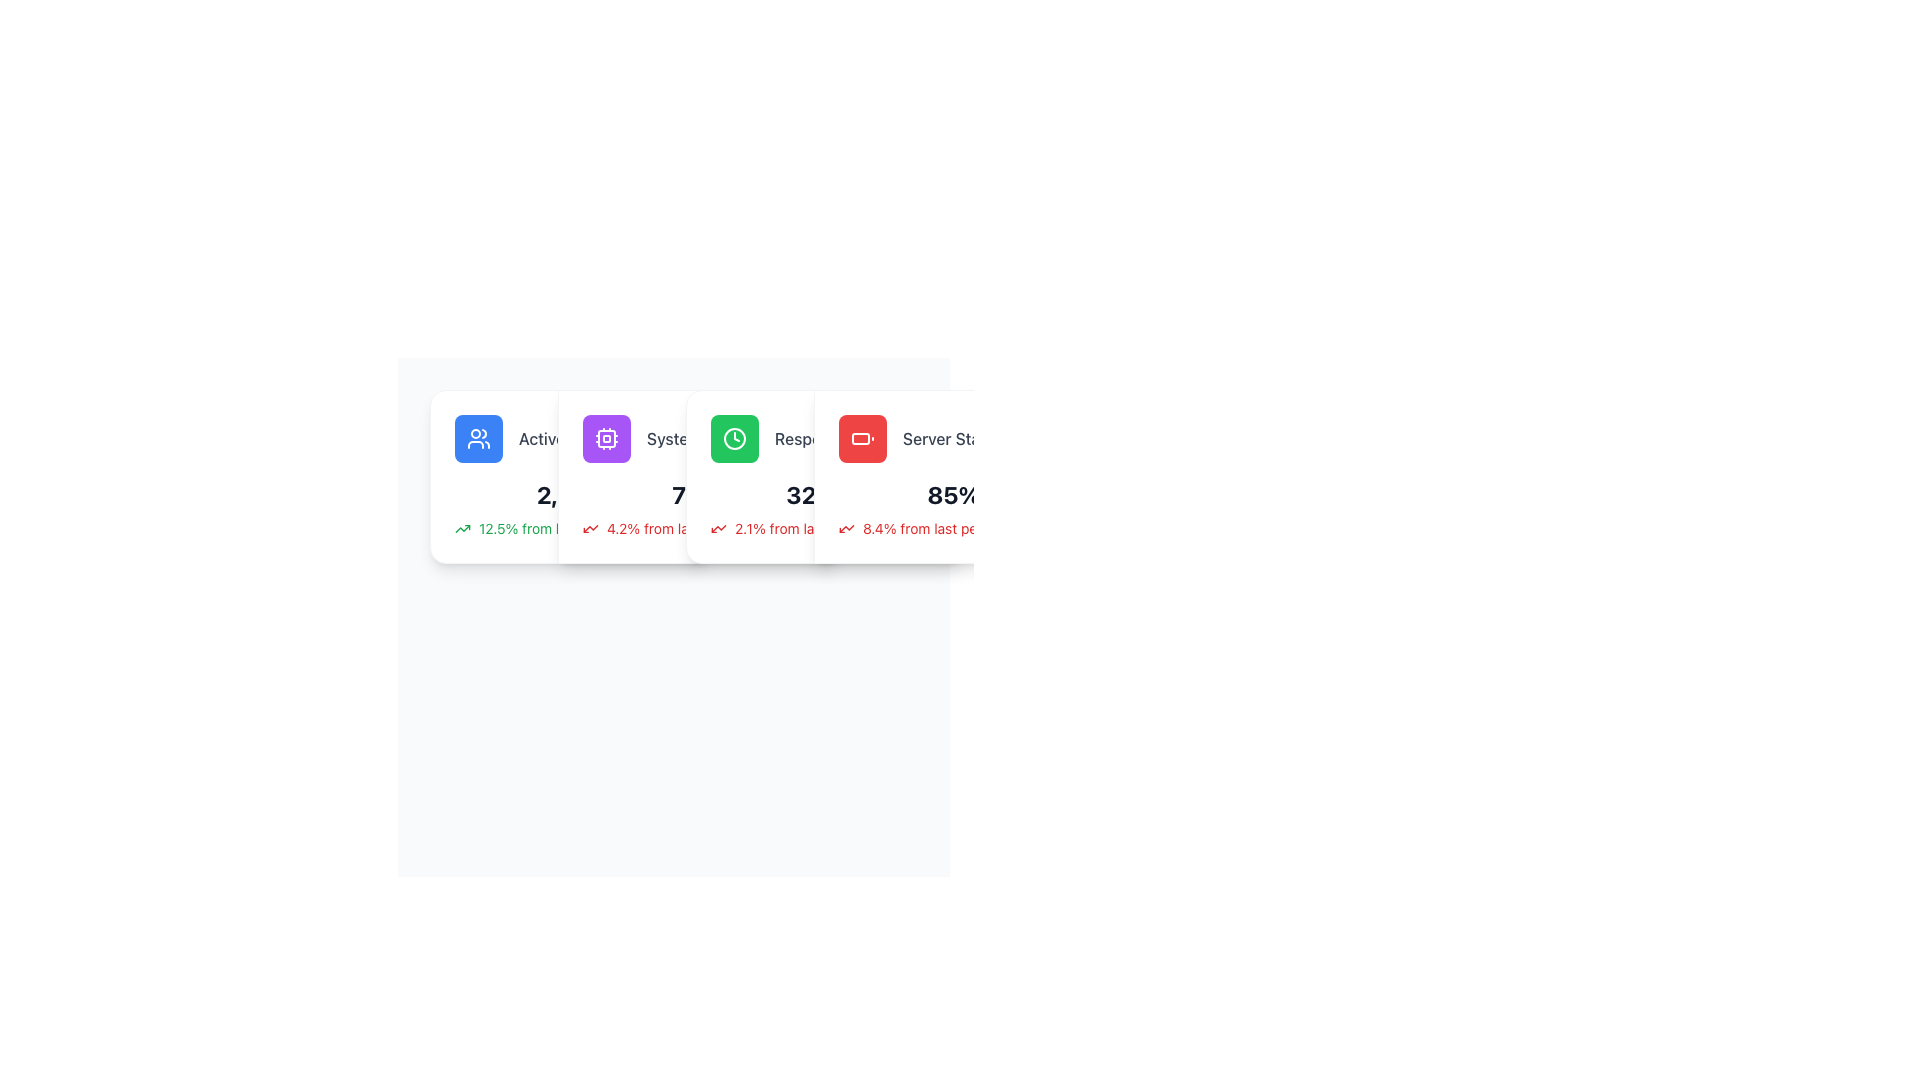  Describe the element at coordinates (605, 438) in the screenshot. I see `the CPU-like icon representing a category or feature, which is the second icon from the left in the group` at that location.